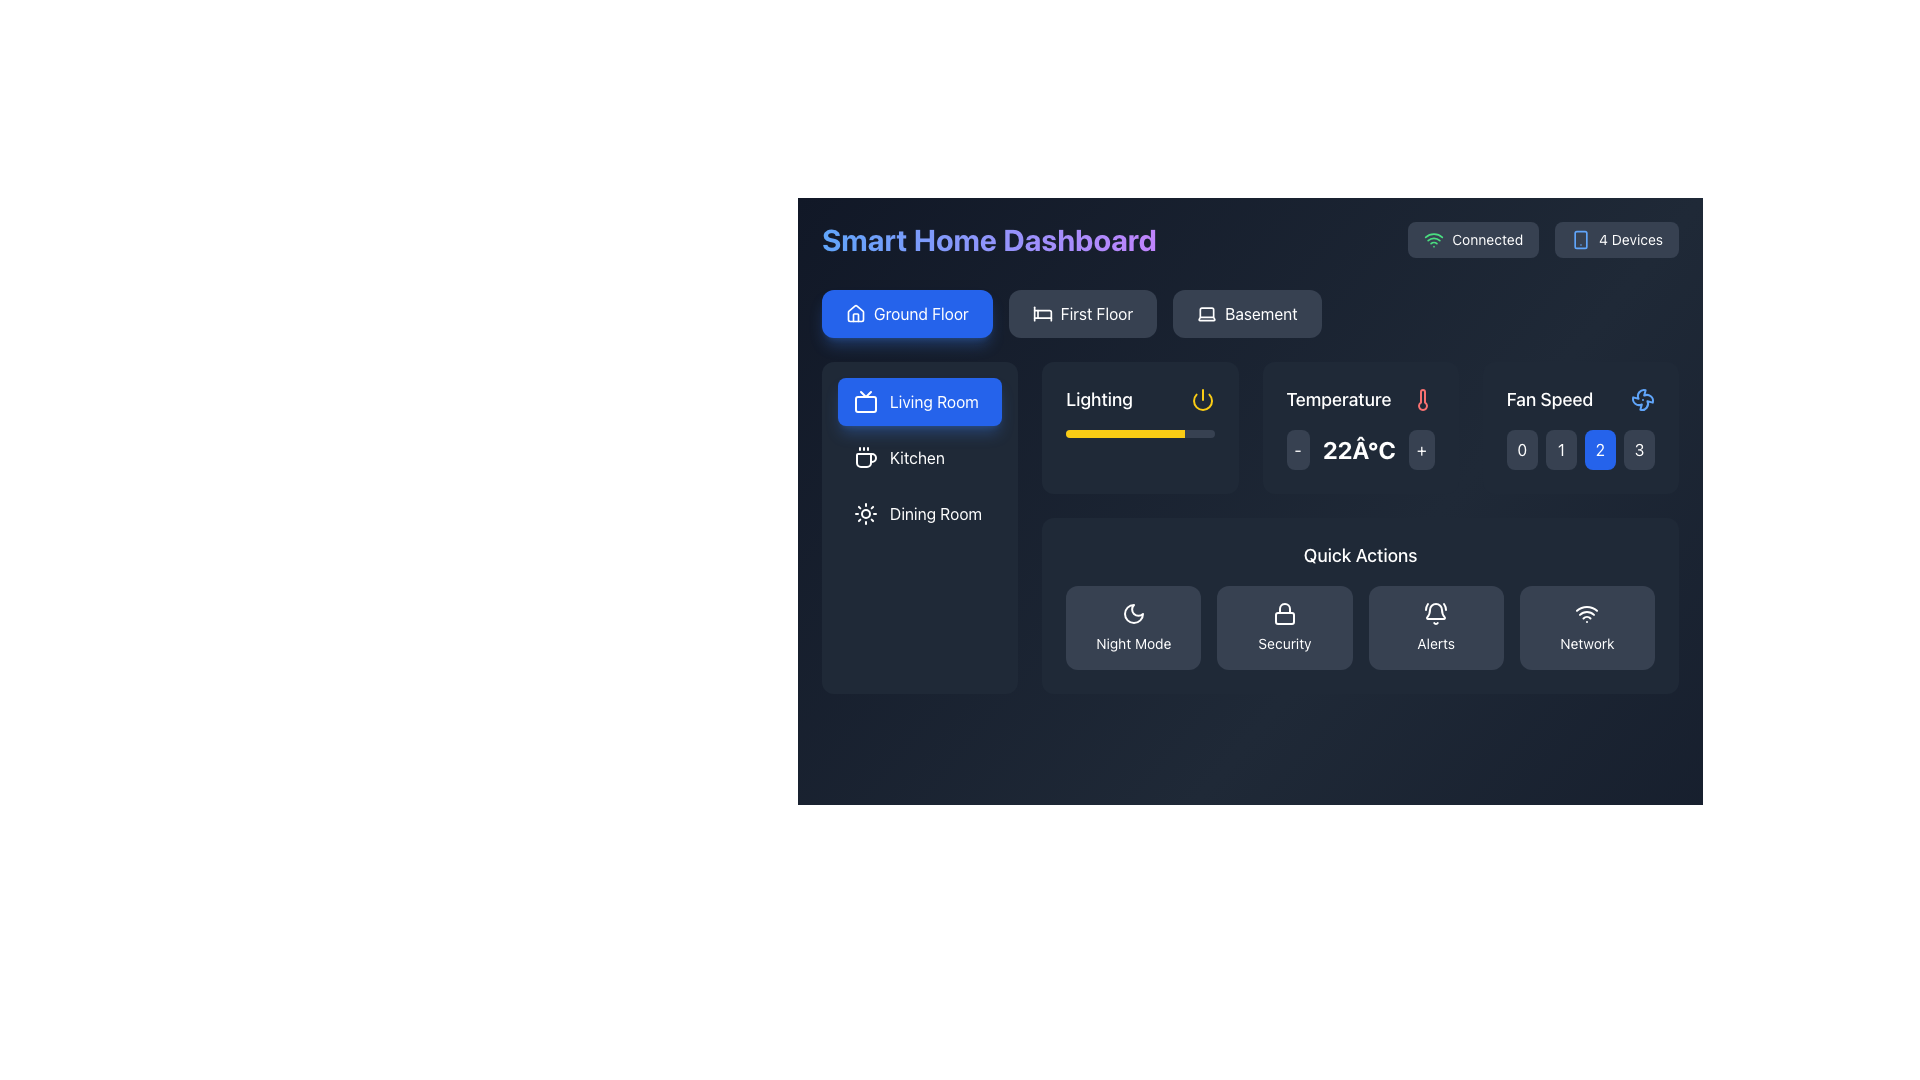 The image size is (1920, 1080). I want to click on the sun icon within the 'Dining Room' button on the left-side navigation panel, which symbolizes lighting or ambiance, so click(865, 512).